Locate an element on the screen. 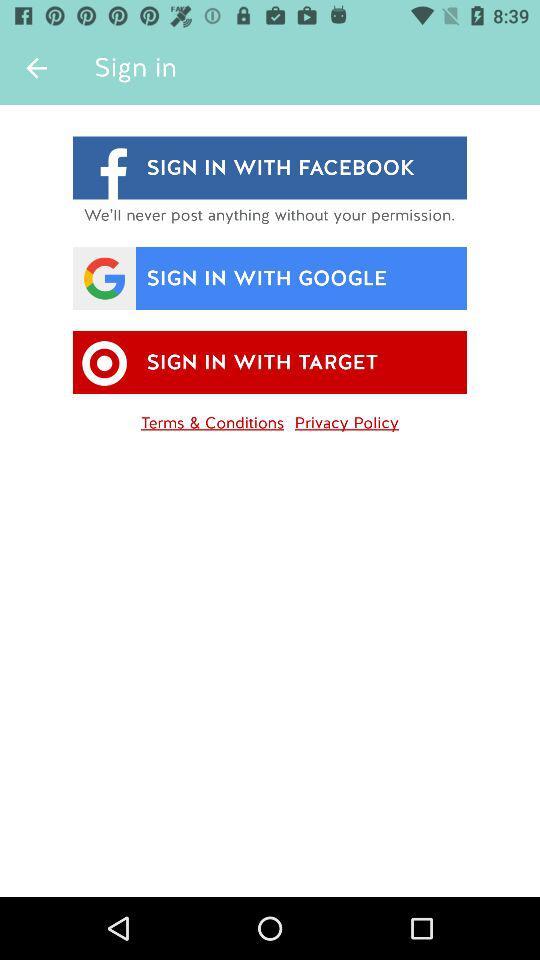  the item next to the sign in item is located at coordinates (36, 68).